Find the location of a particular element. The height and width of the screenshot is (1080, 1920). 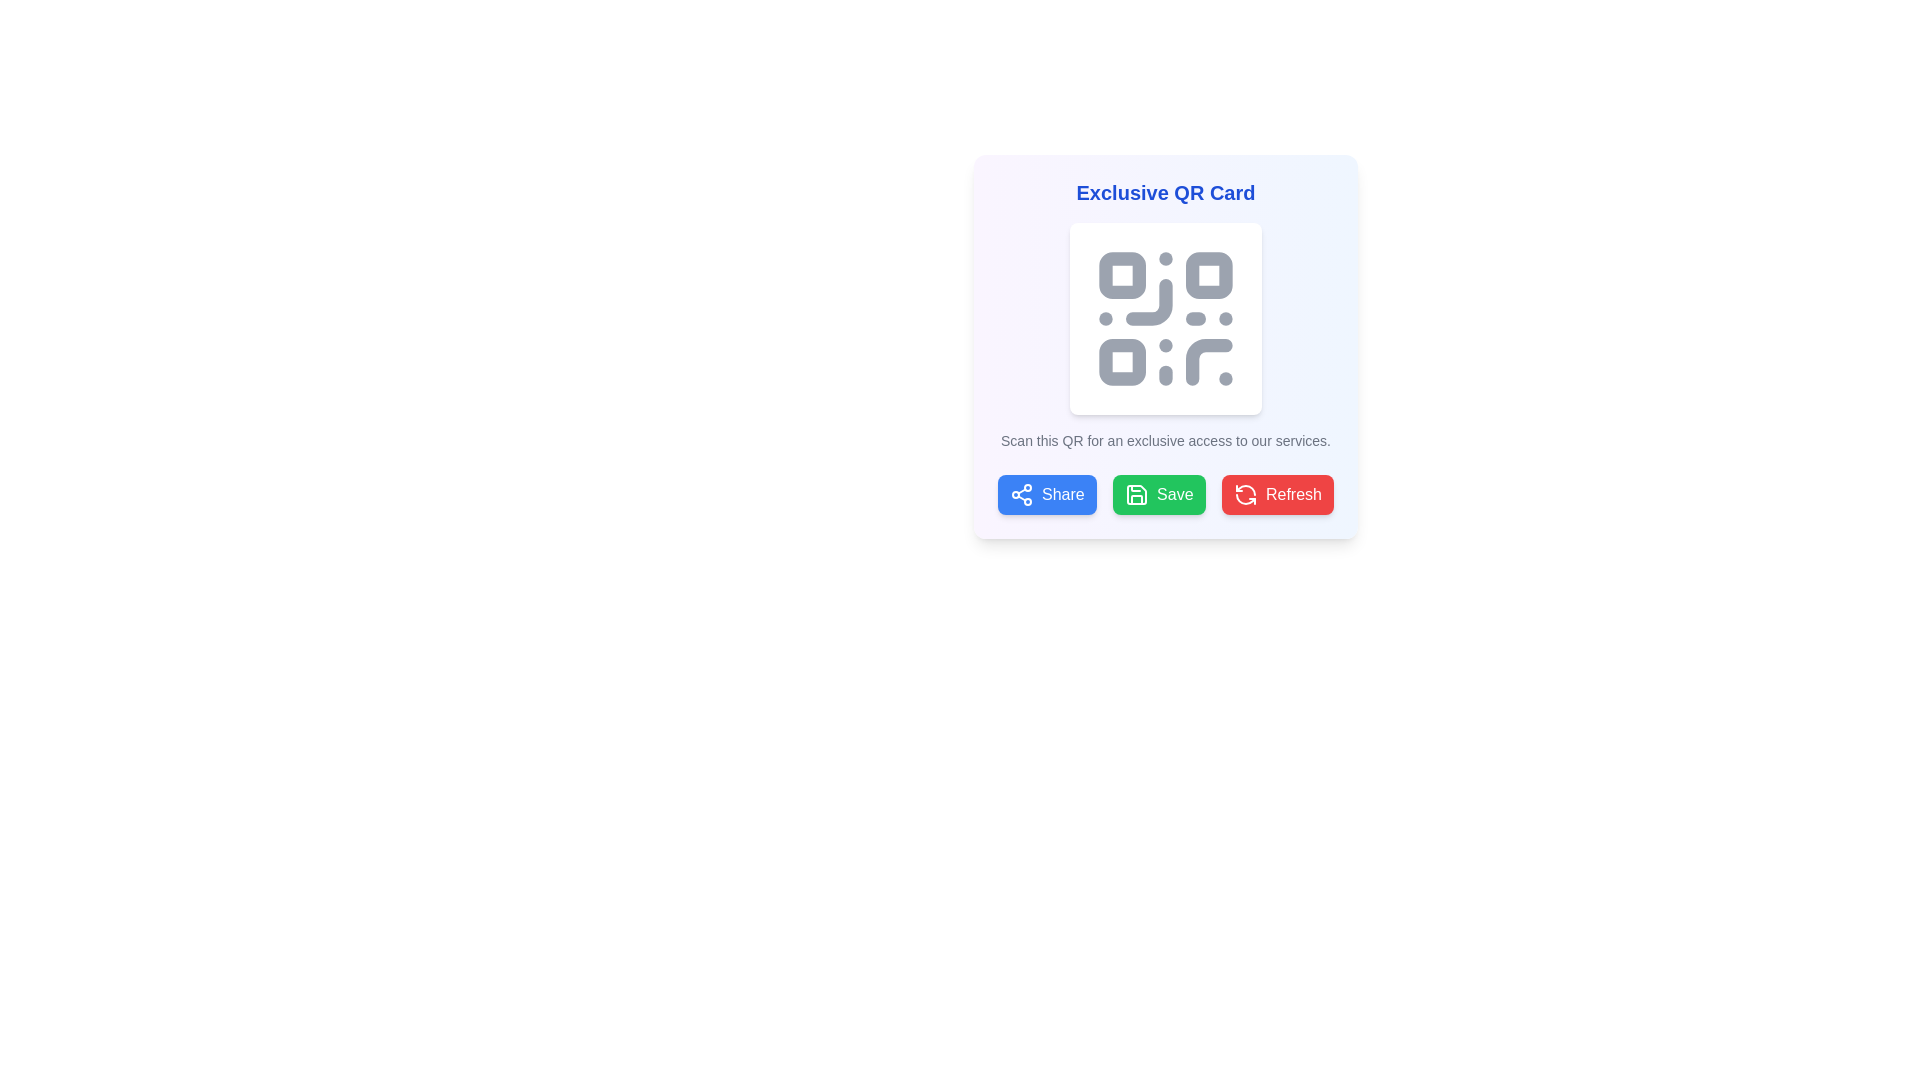

the 'Save' button text label located on the green button beneath the QR code display to observe any hover effects is located at coordinates (1175, 494).